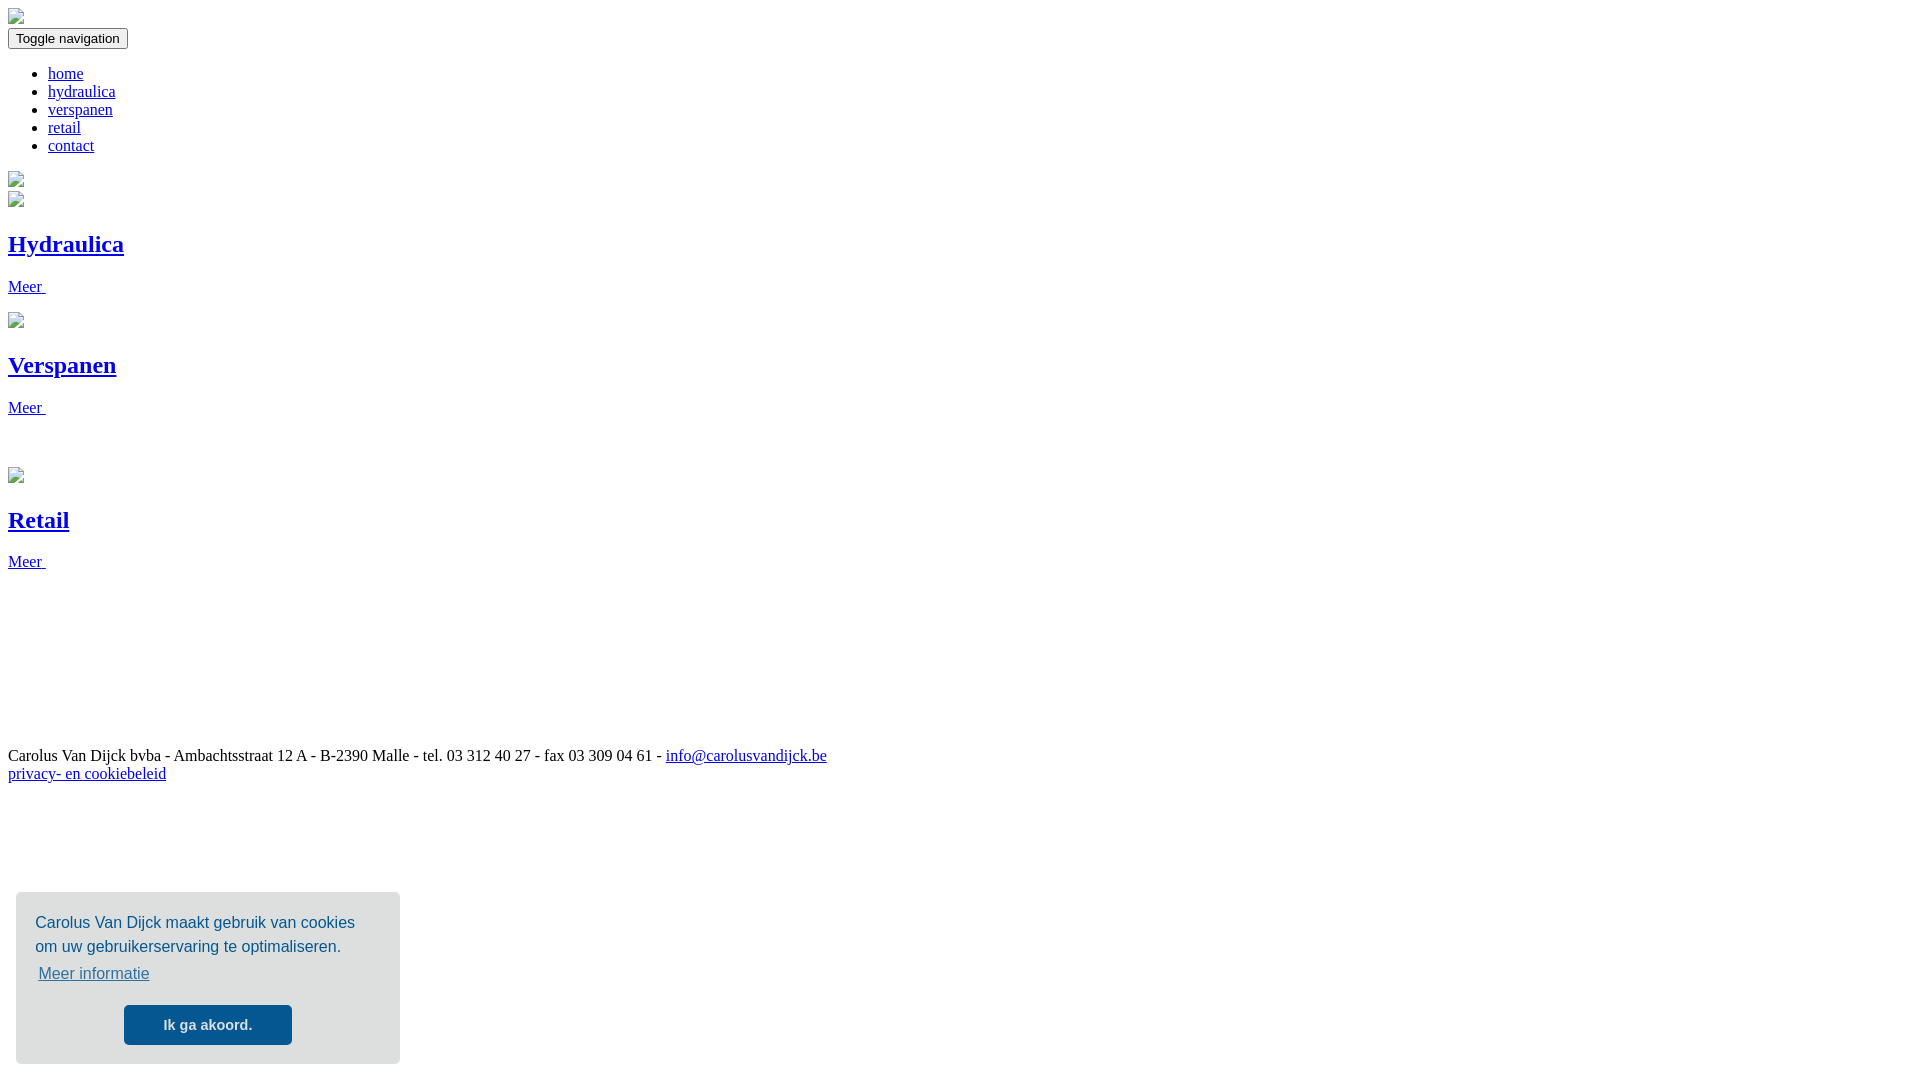 The image size is (1920, 1080). What do you see at coordinates (745, 755) in the screenshot?
I see `'info@carolusvandijck.be'` at bounding box center [745, 755].